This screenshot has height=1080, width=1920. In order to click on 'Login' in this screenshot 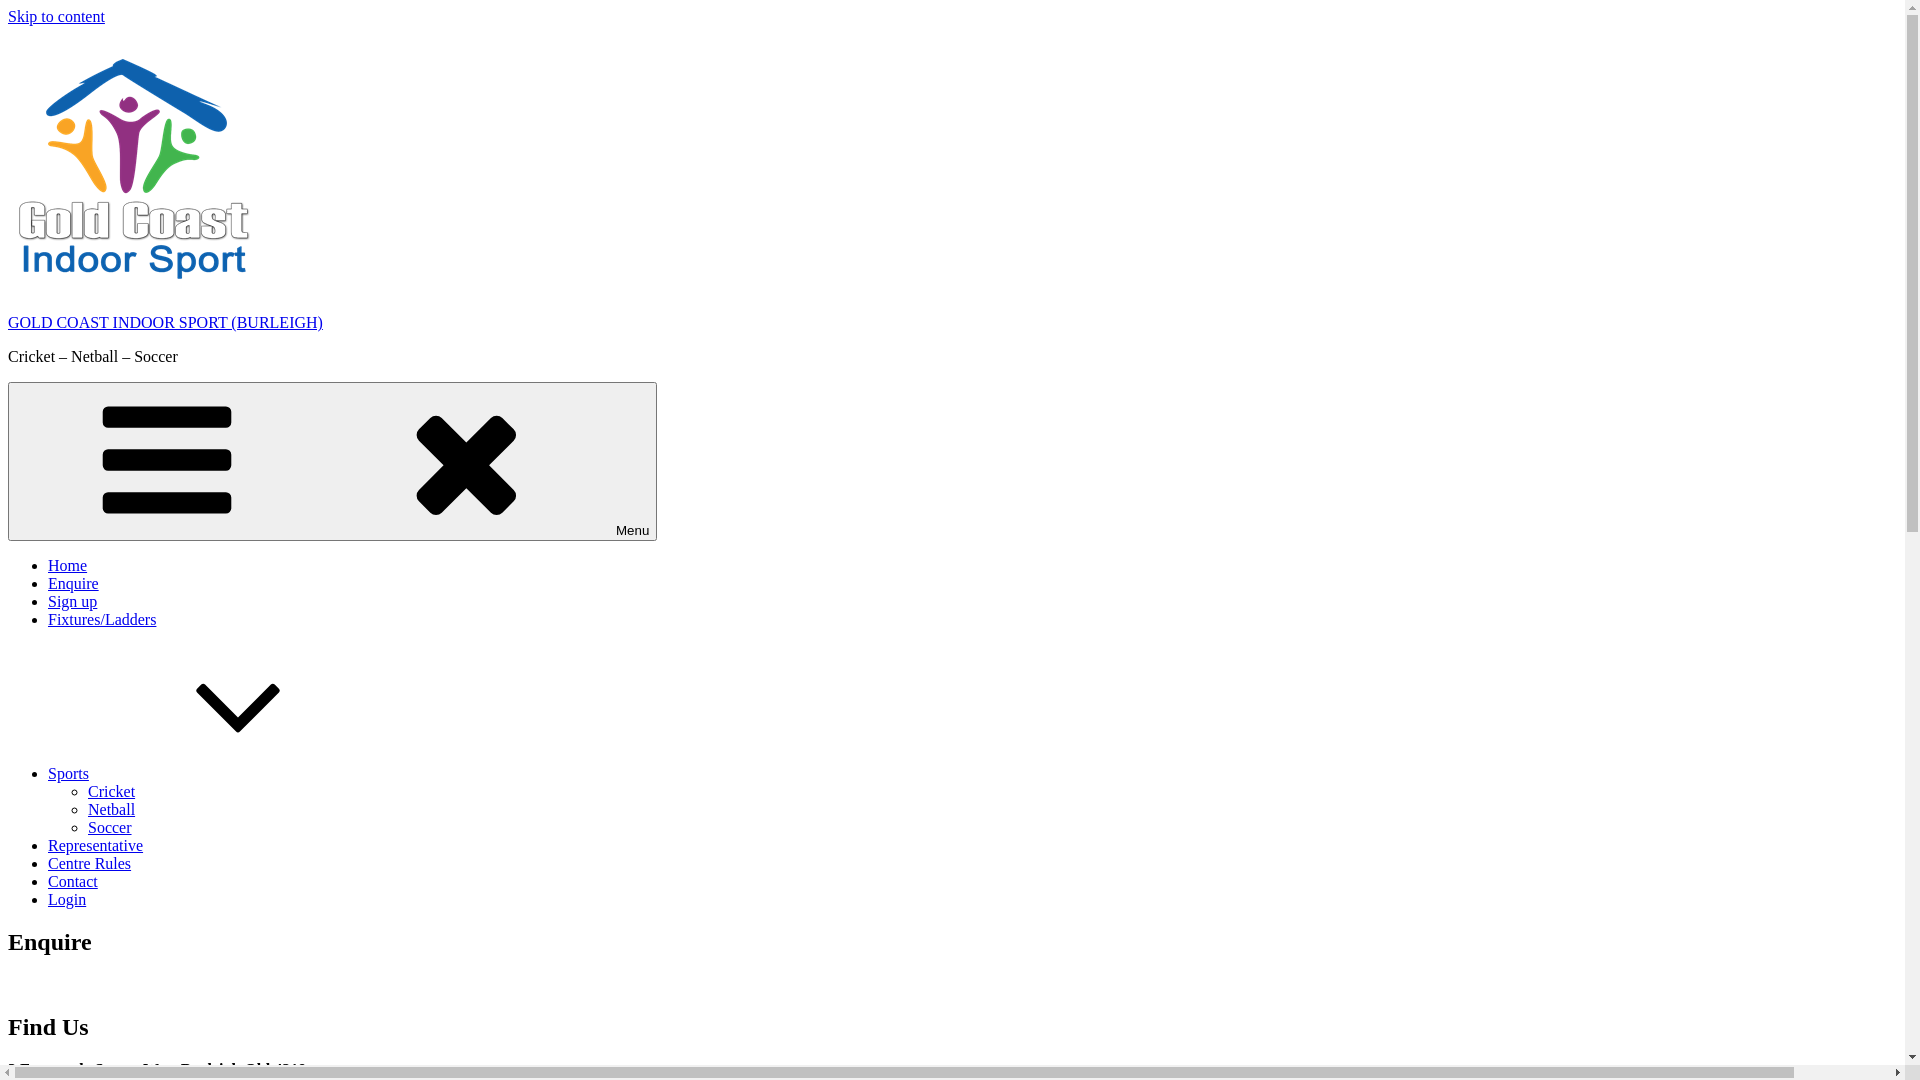, I will do `click(67, 898)`.